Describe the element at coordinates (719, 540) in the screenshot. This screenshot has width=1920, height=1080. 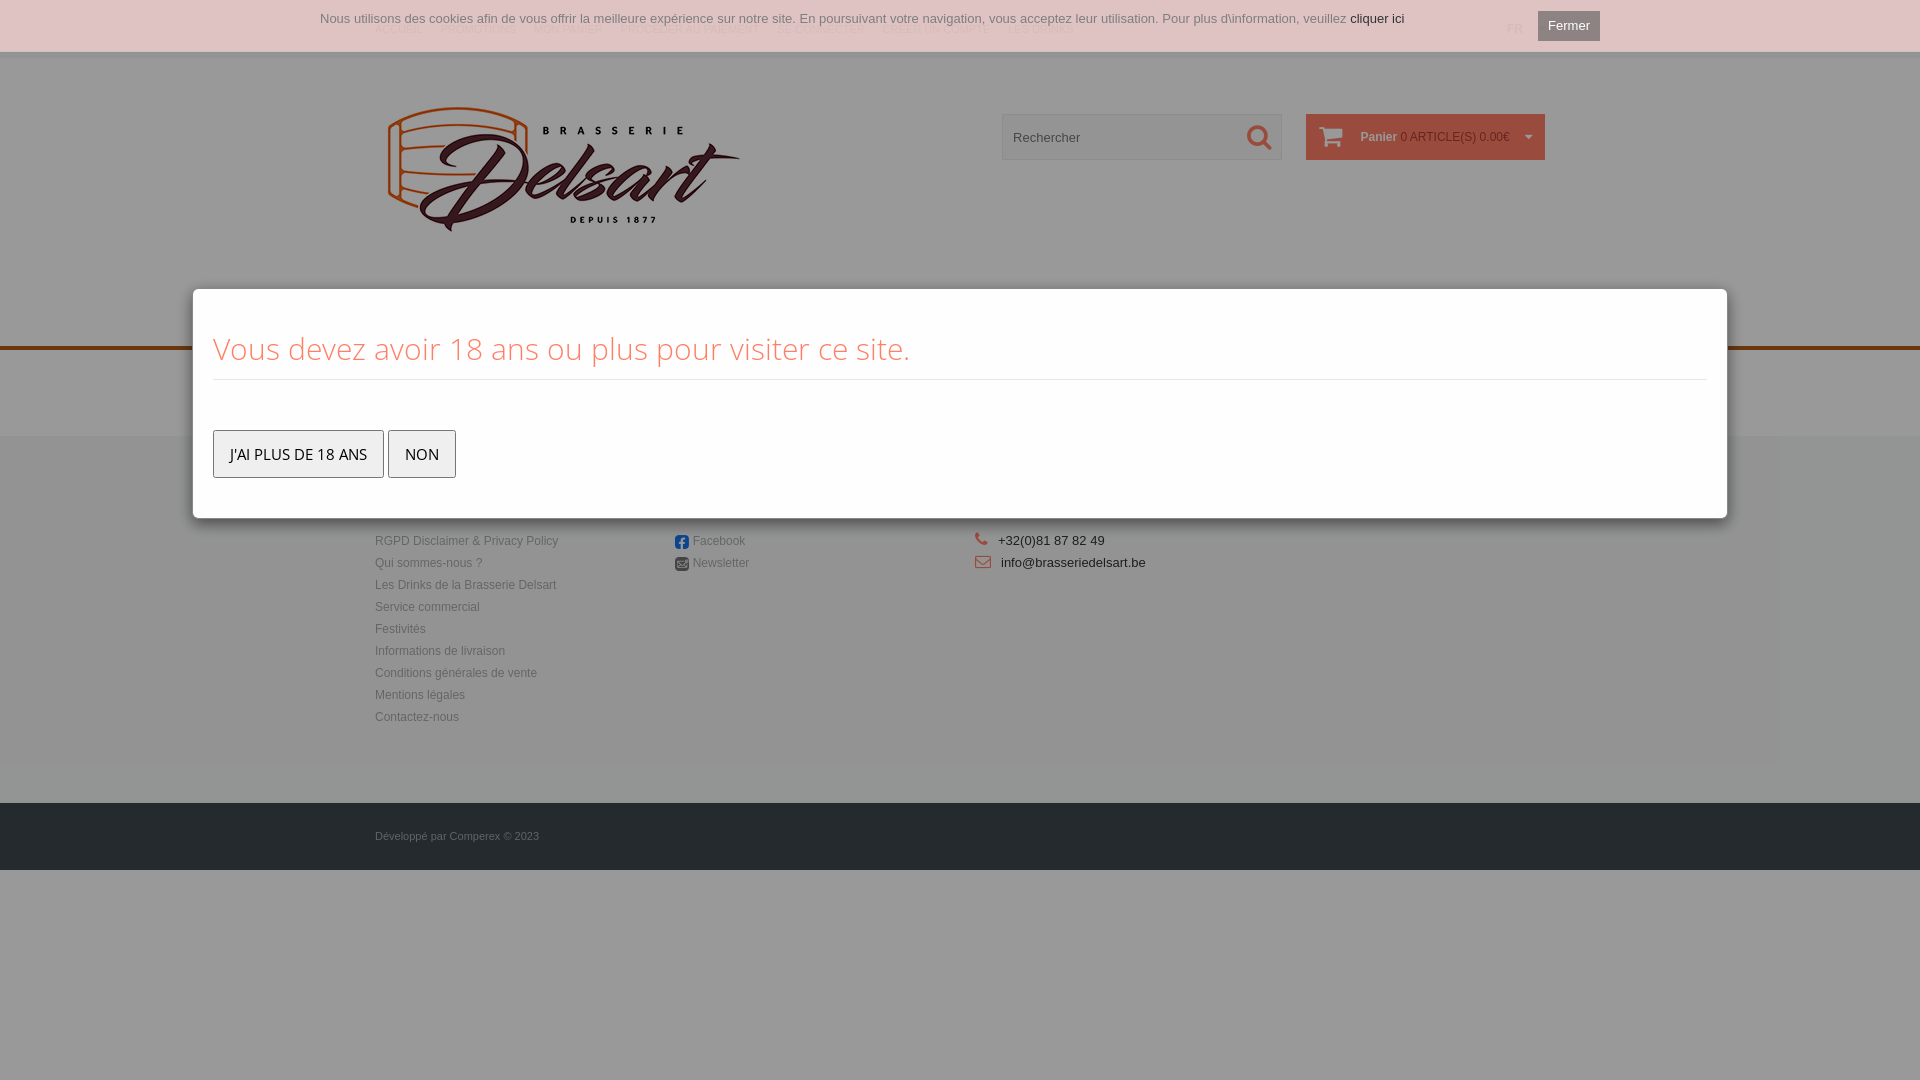
I see `'Facebook'` at that location.